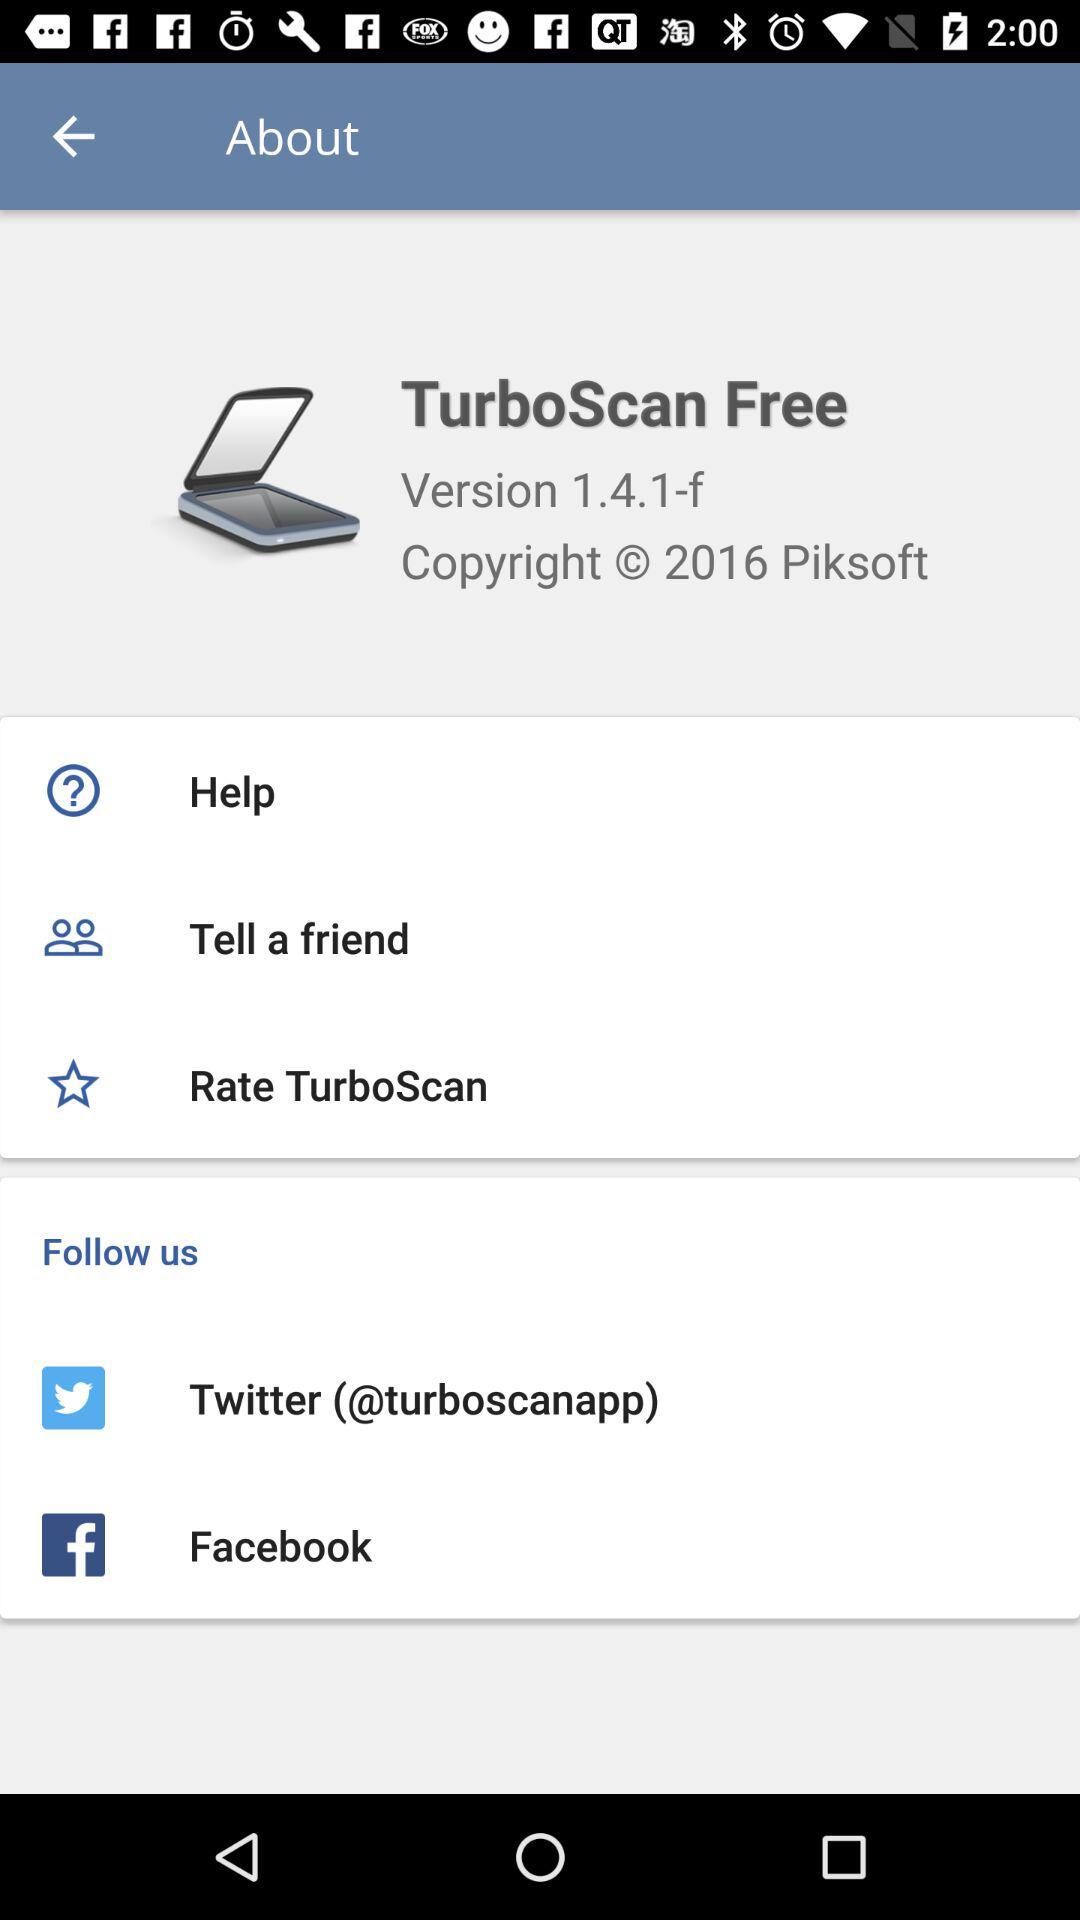  What do you see at coordinates (540, 936) in the screenshot?
I see `tell a friend` at bounding box center [540, 936].